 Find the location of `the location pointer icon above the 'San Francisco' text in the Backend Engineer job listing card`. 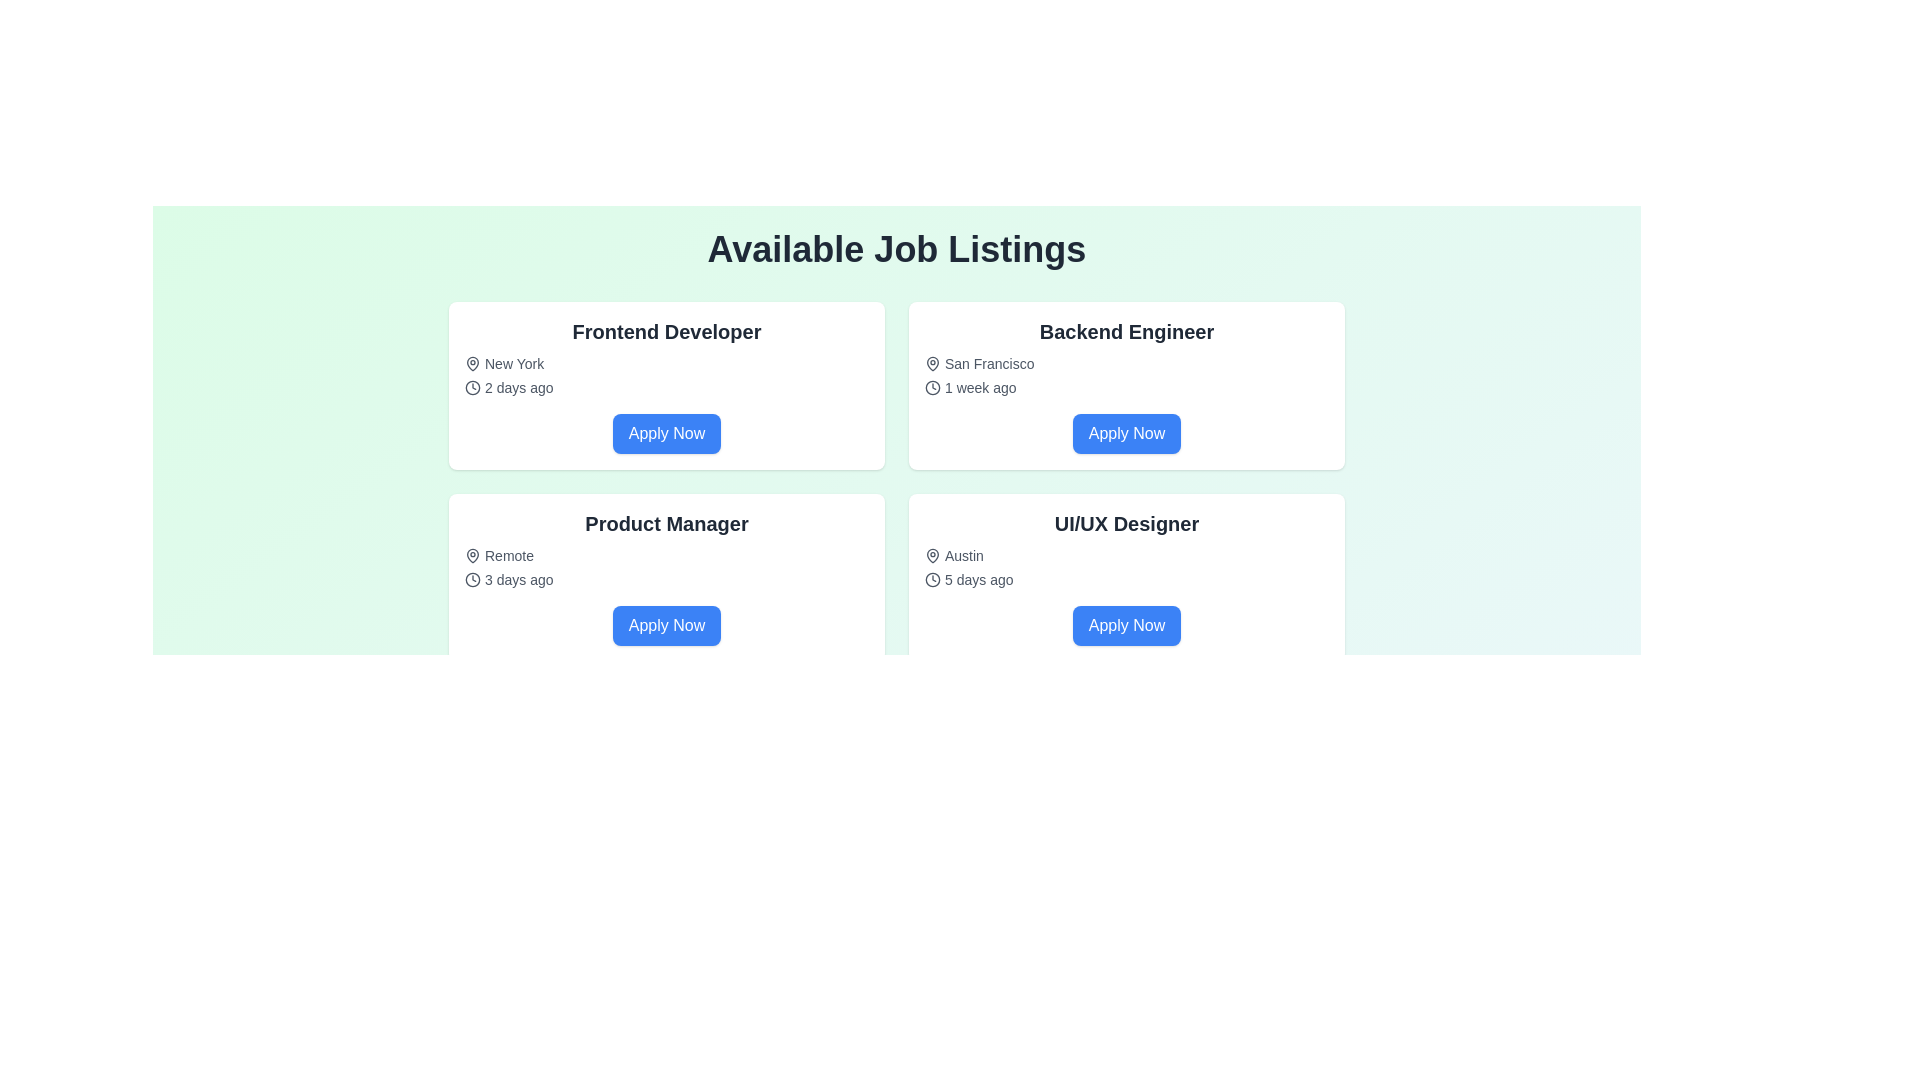

the location pointer icon above the 'San Francisco' text in the Backend Engineer job listing card is located at coordinates (931, 362).